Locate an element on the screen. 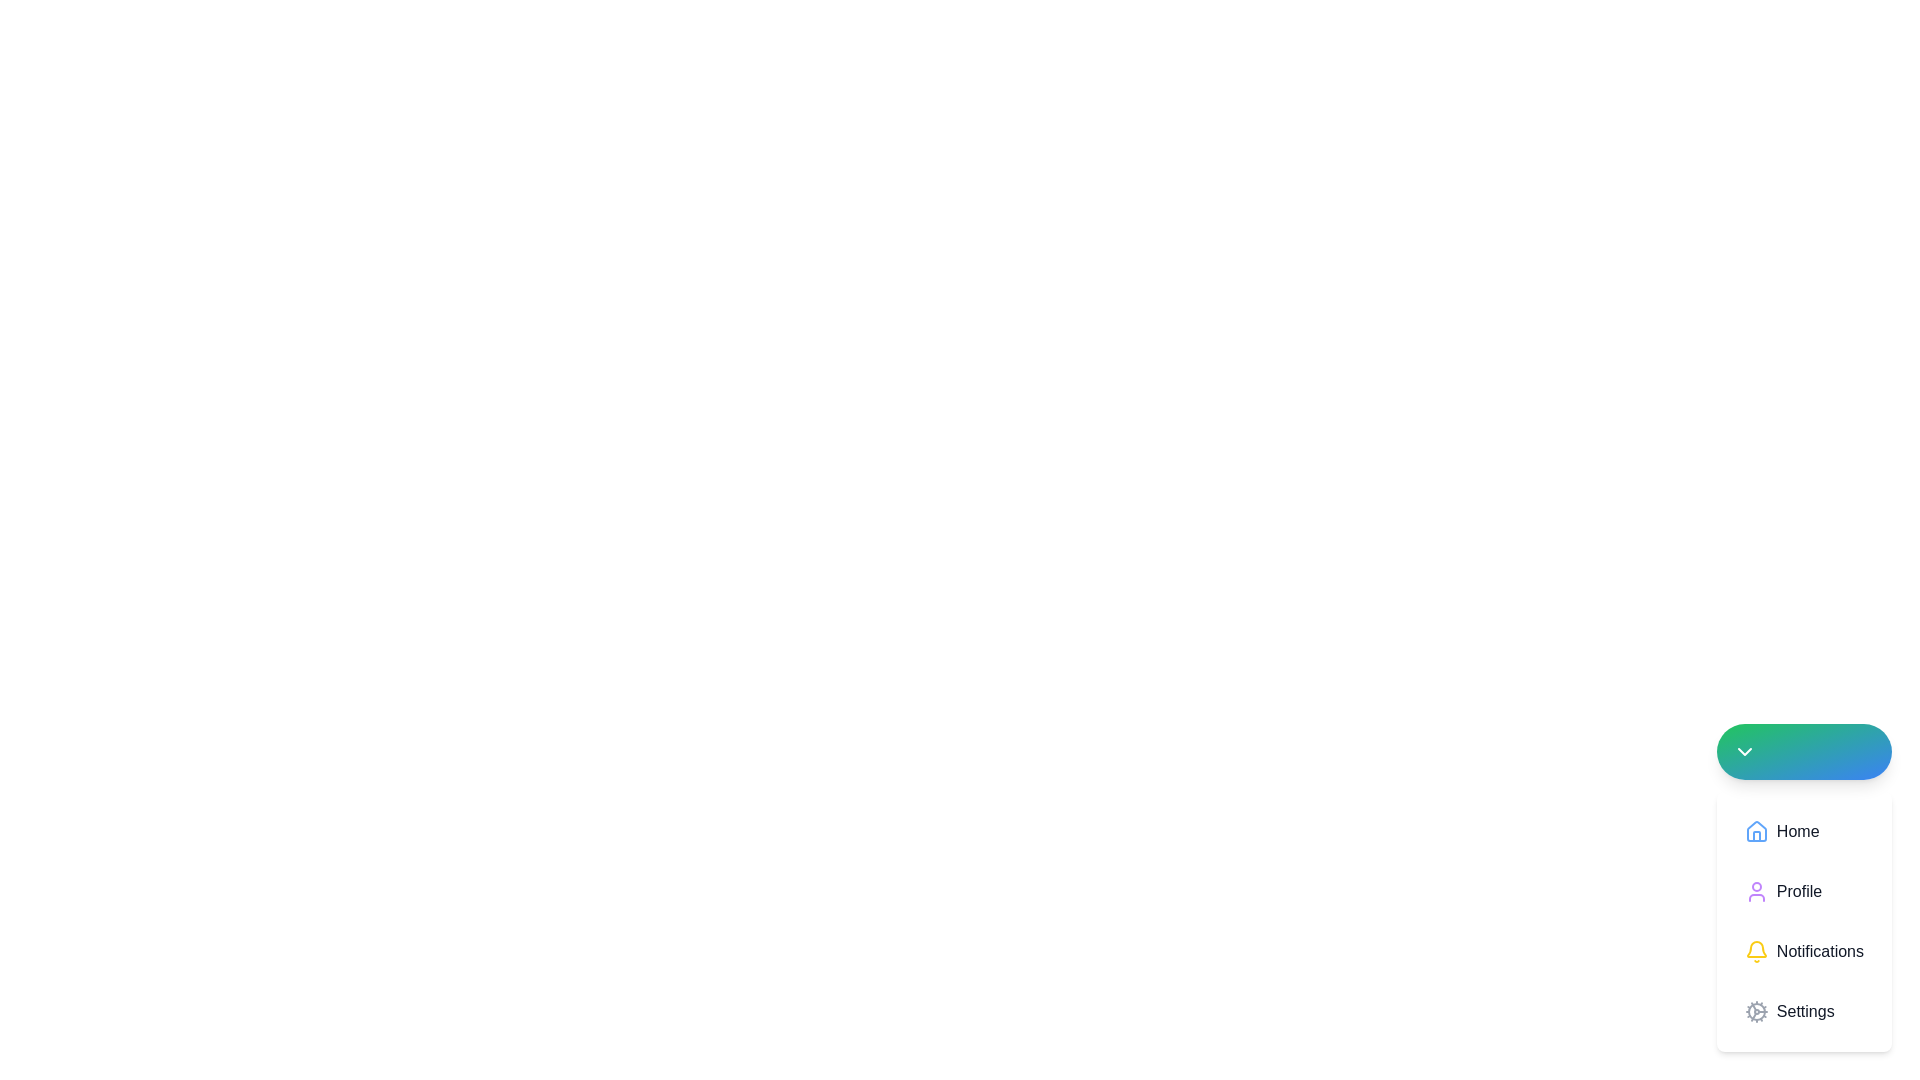  the 'Notifications' button, which is a horizontal button with a yellow bell icon and rounded corners, located in the dropdown menu below 'Profile' and above 'Settings' is located at coordinates (1804, 951).